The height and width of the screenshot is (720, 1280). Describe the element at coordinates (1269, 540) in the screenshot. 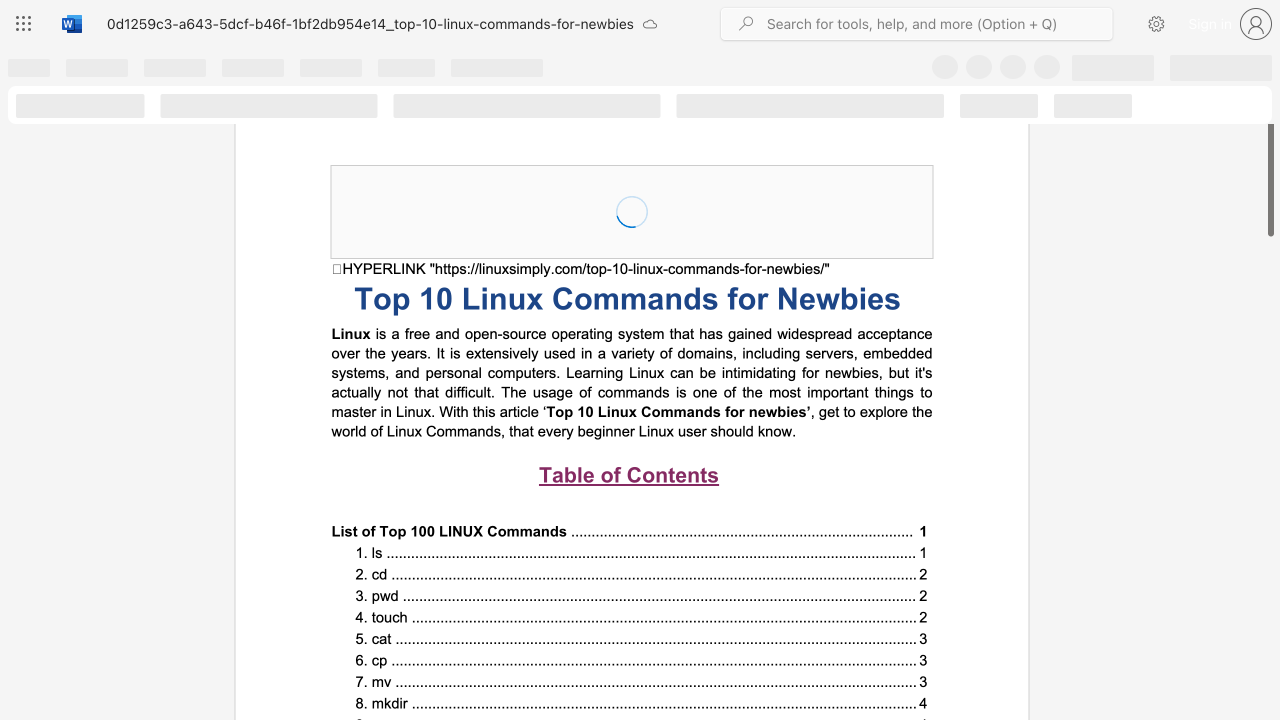

I see `the side scrollbar to bring the page down` at that location.